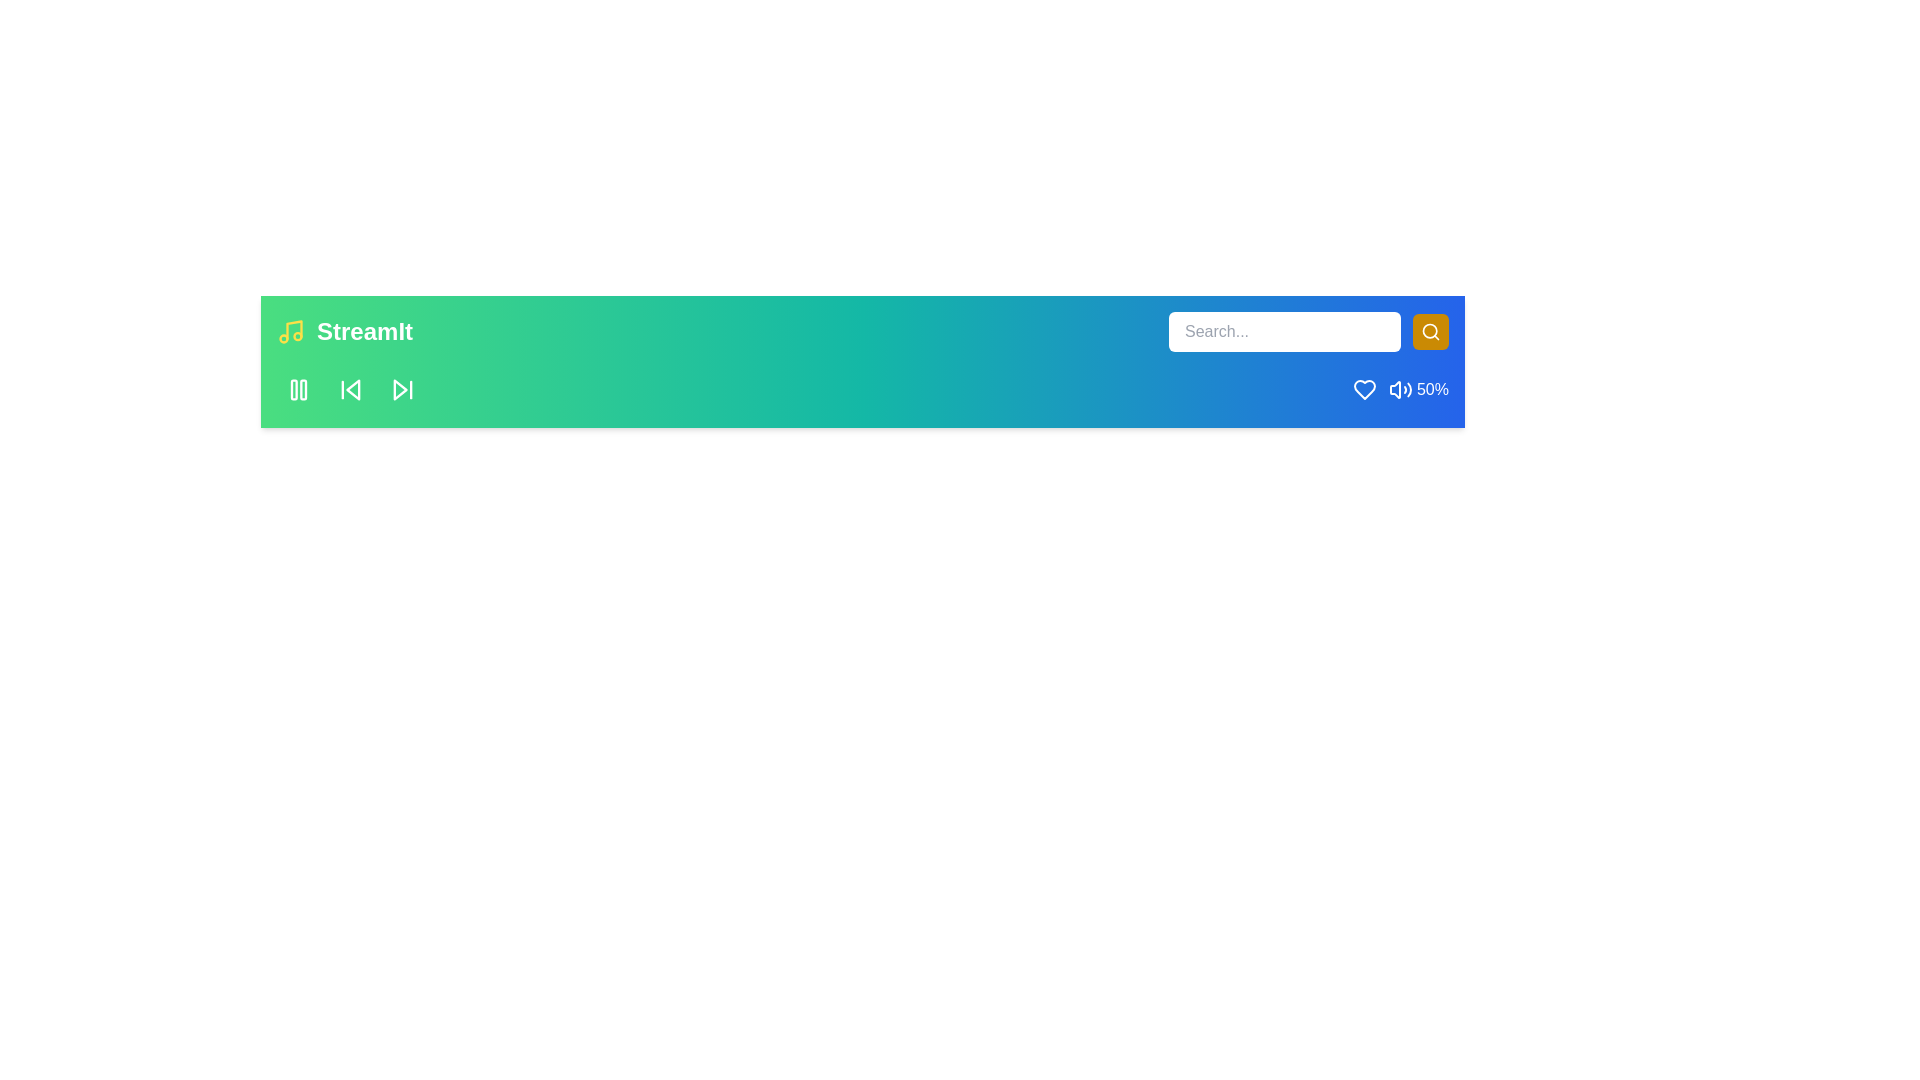  I want to click on the volume to 73% by interacting with the volume control, so click(1404, 389).